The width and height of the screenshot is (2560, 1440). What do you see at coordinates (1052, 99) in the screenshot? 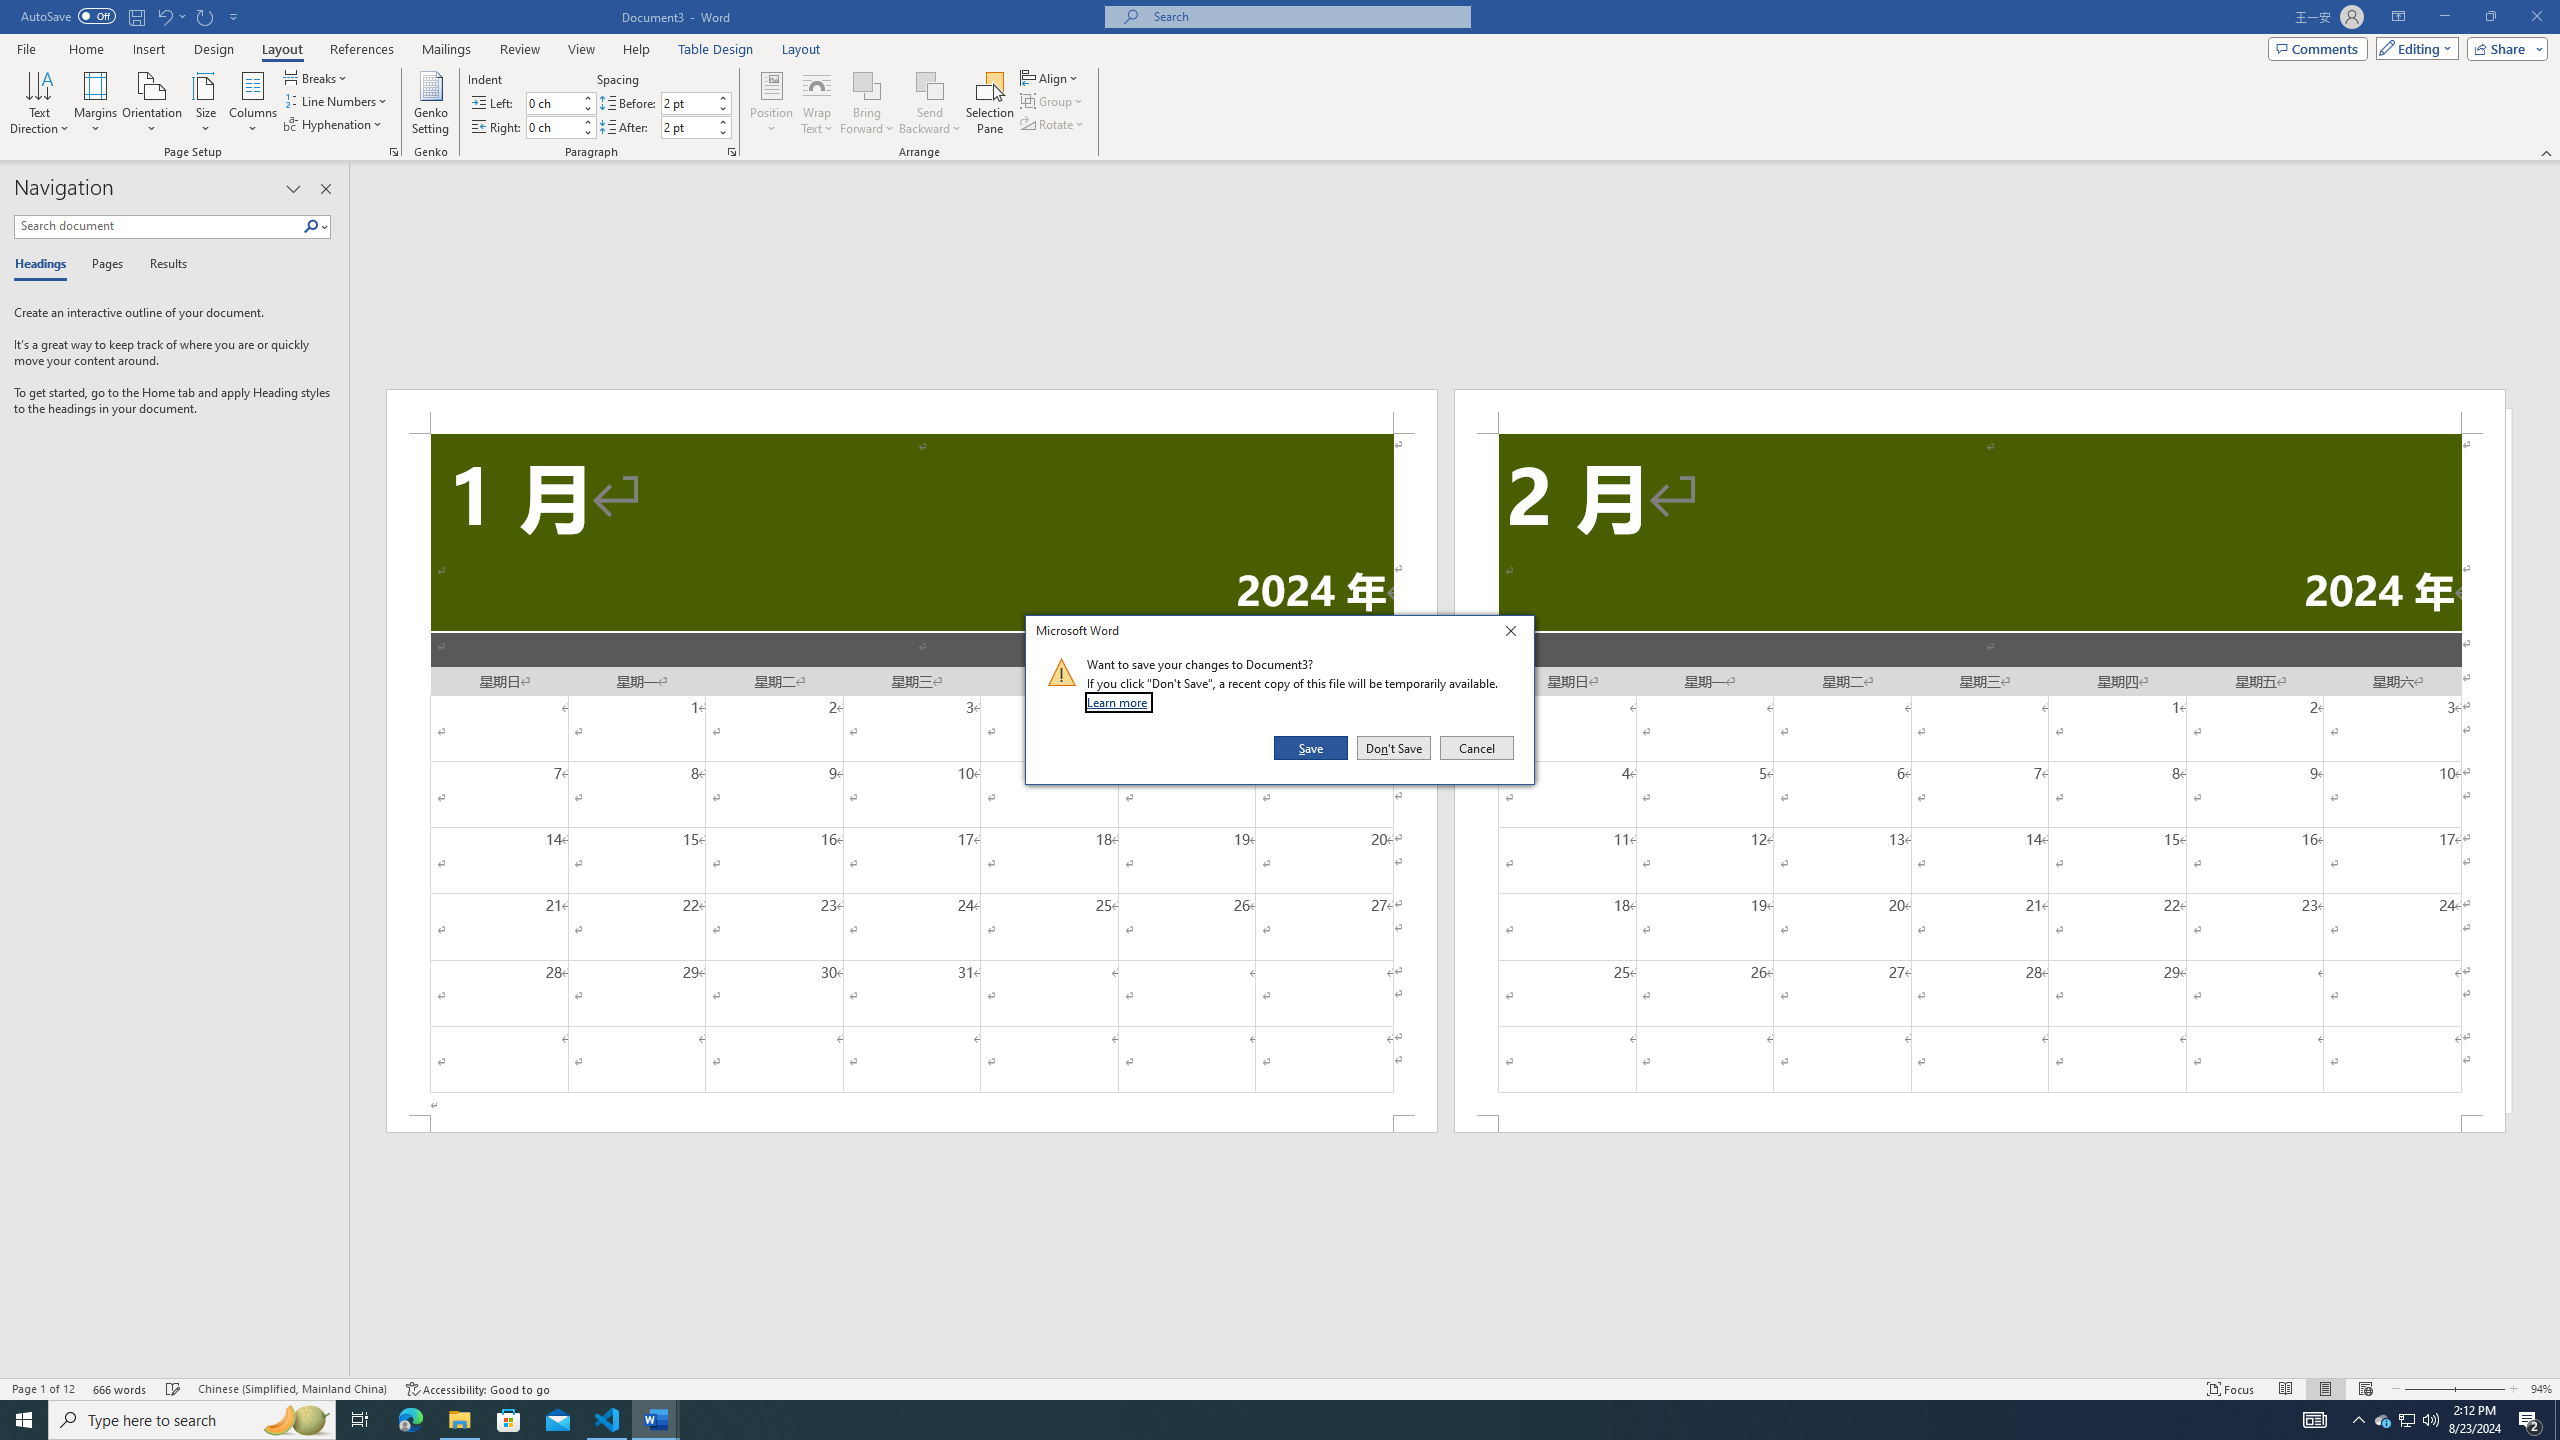
I see `'Group'` at bounding box center [1052, 99].